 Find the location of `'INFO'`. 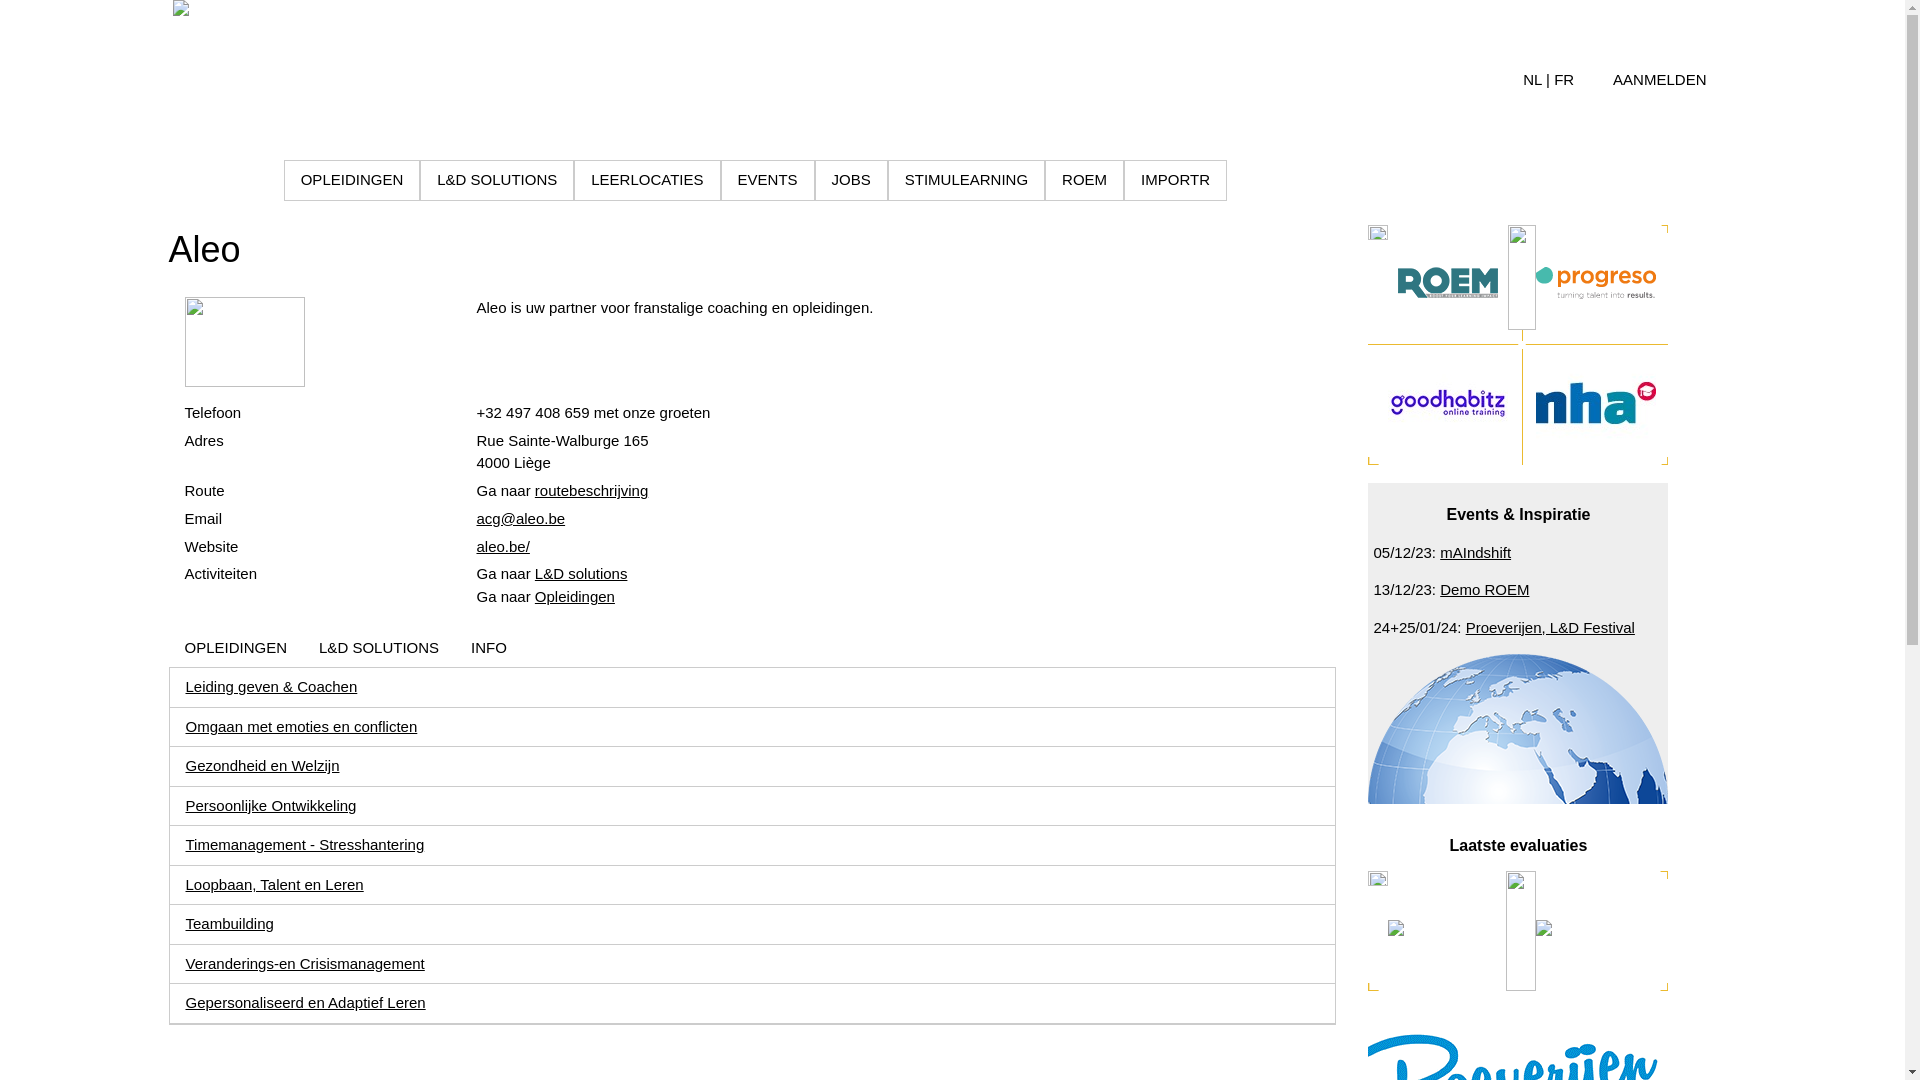

'INFO' is located at coordinates (489, 648).